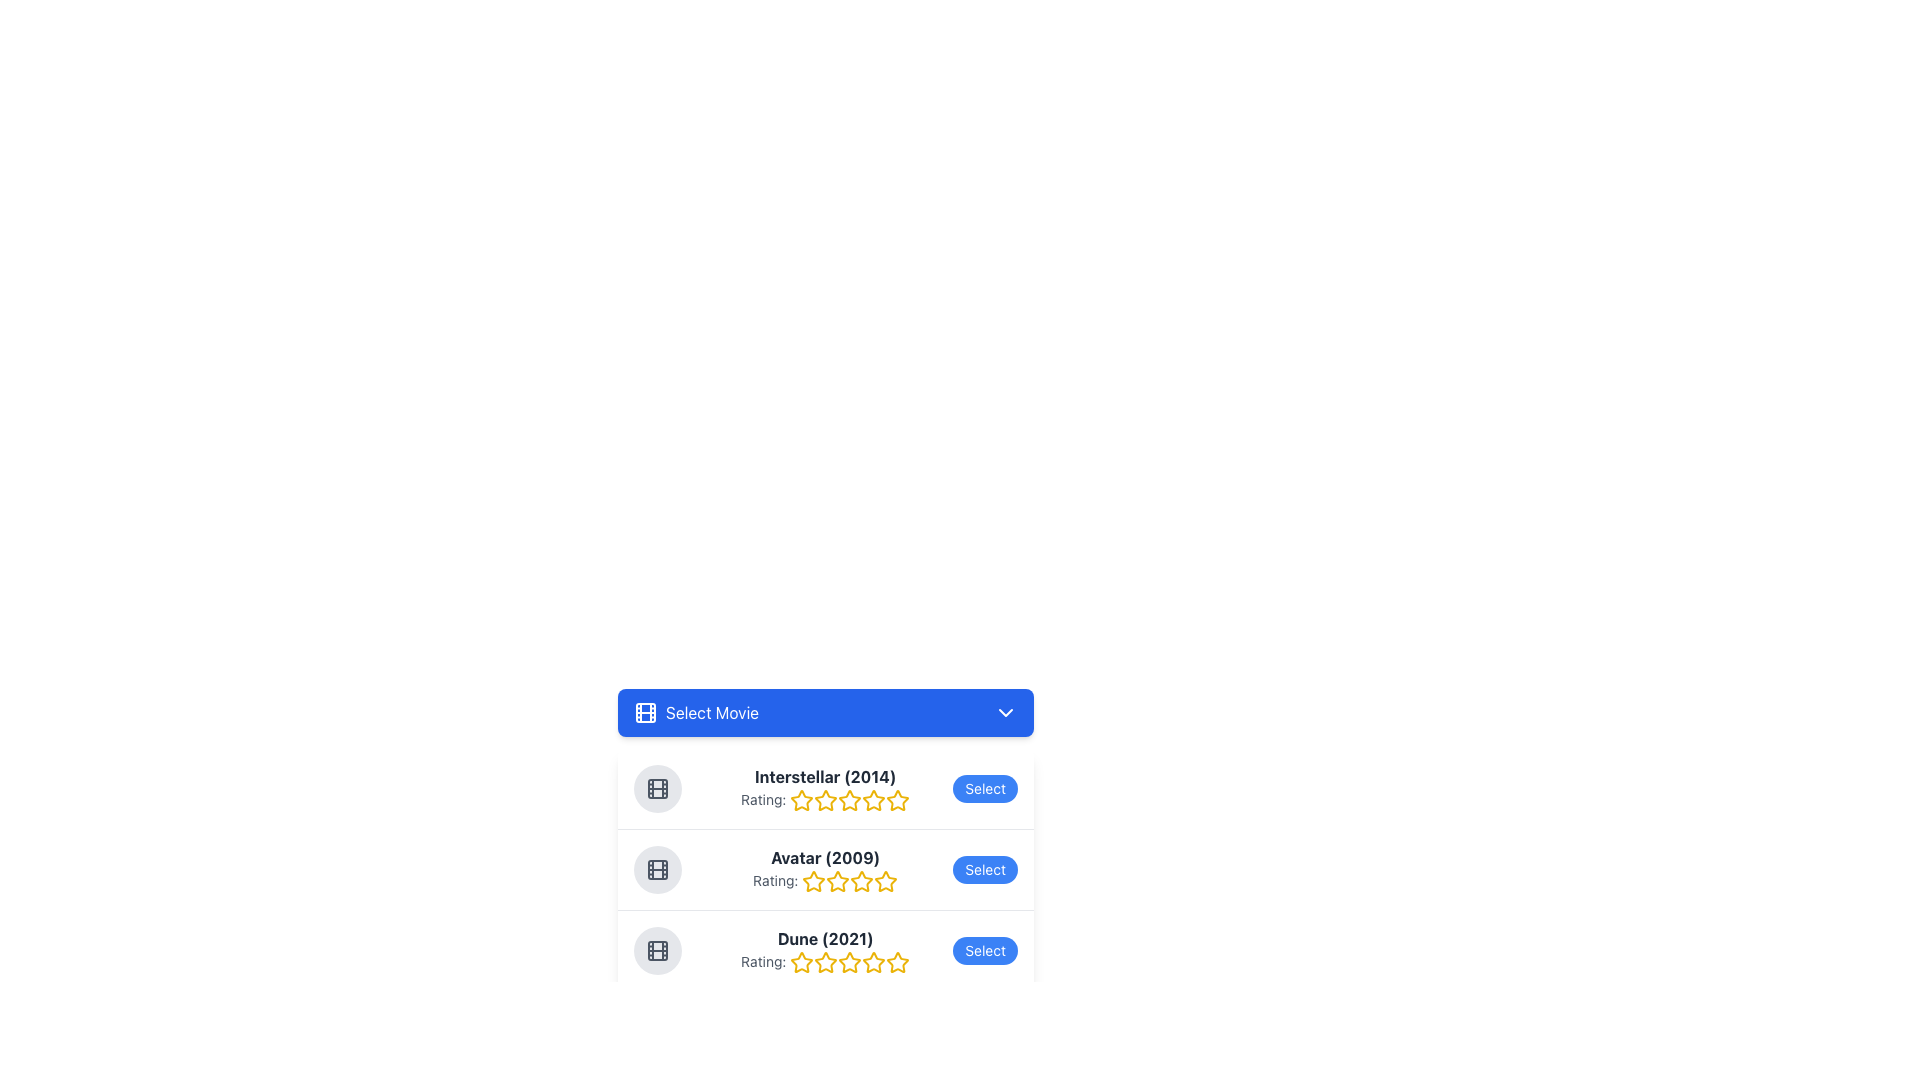  I want to click on the yellow star icon for rating in the movie 'Dune (2021)', located as the fifth star in the rating scale, so click(897, 961).